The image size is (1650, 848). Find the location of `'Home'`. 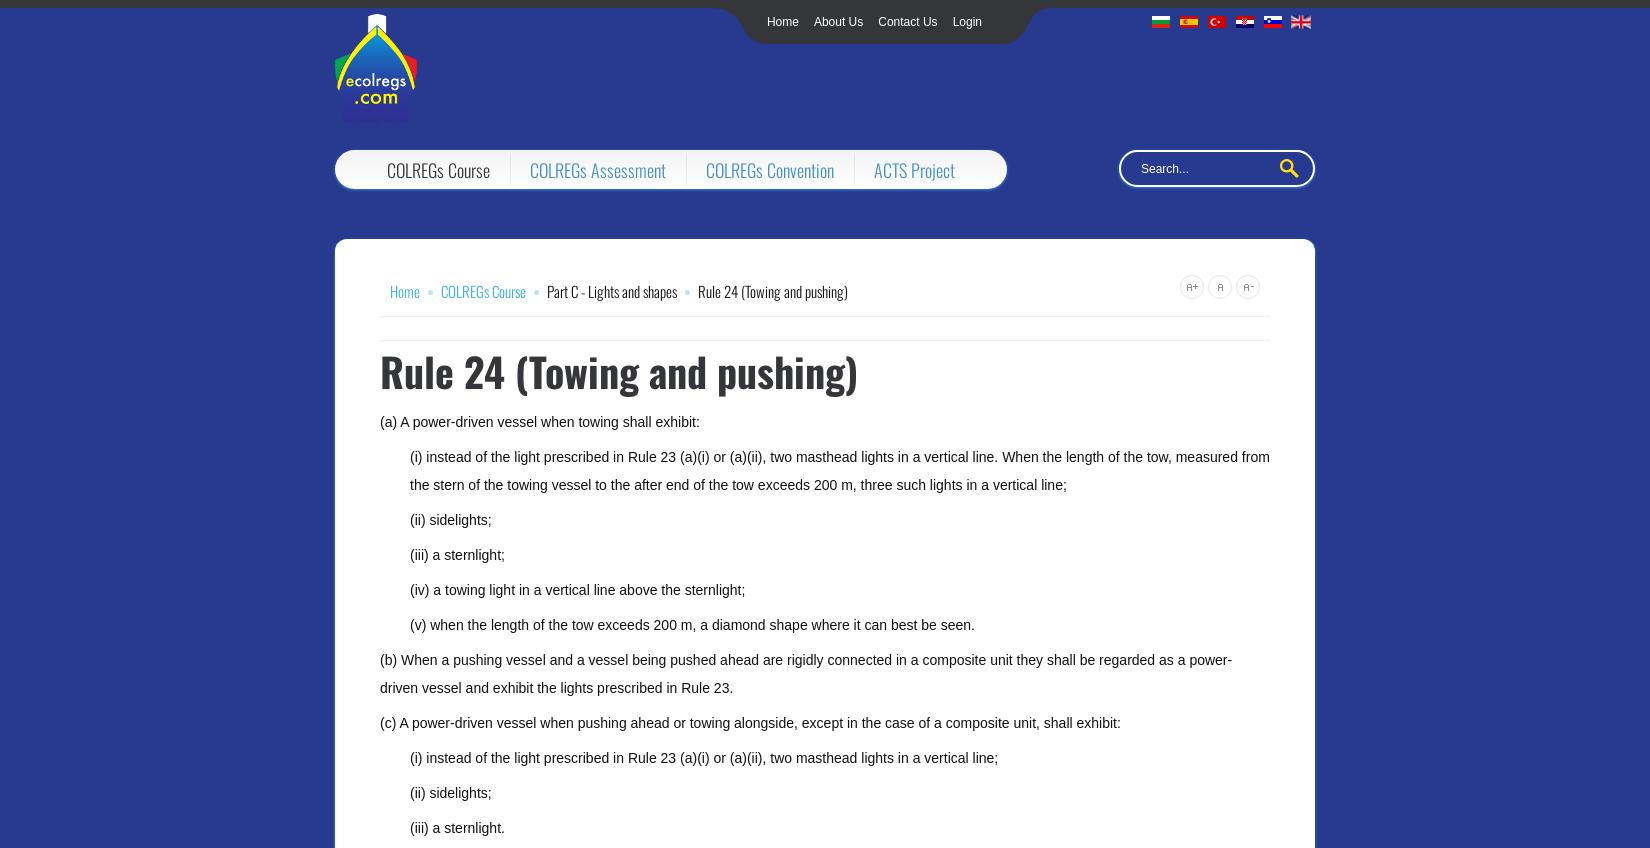

'Home' is located at coordinates (764, 20).